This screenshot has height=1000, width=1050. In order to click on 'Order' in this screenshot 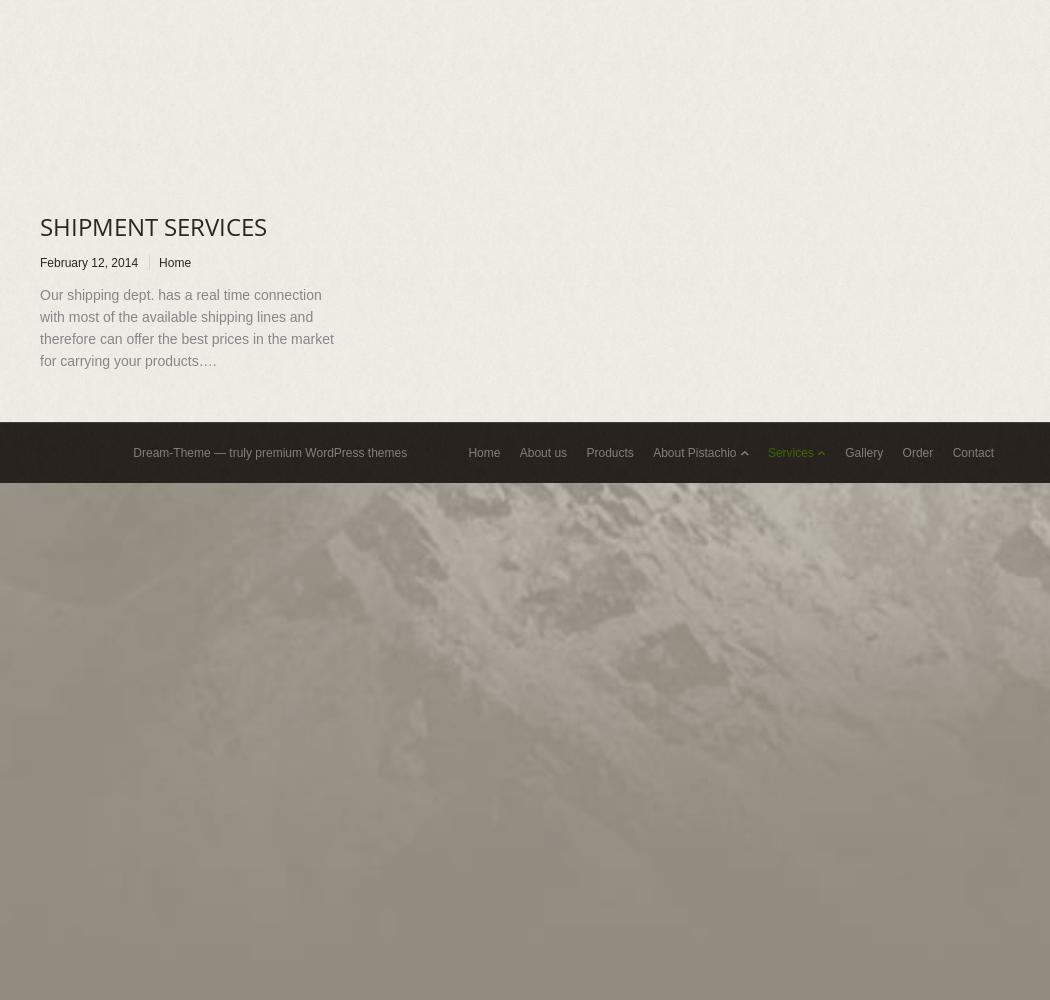, I will do `click(901, 452)`.